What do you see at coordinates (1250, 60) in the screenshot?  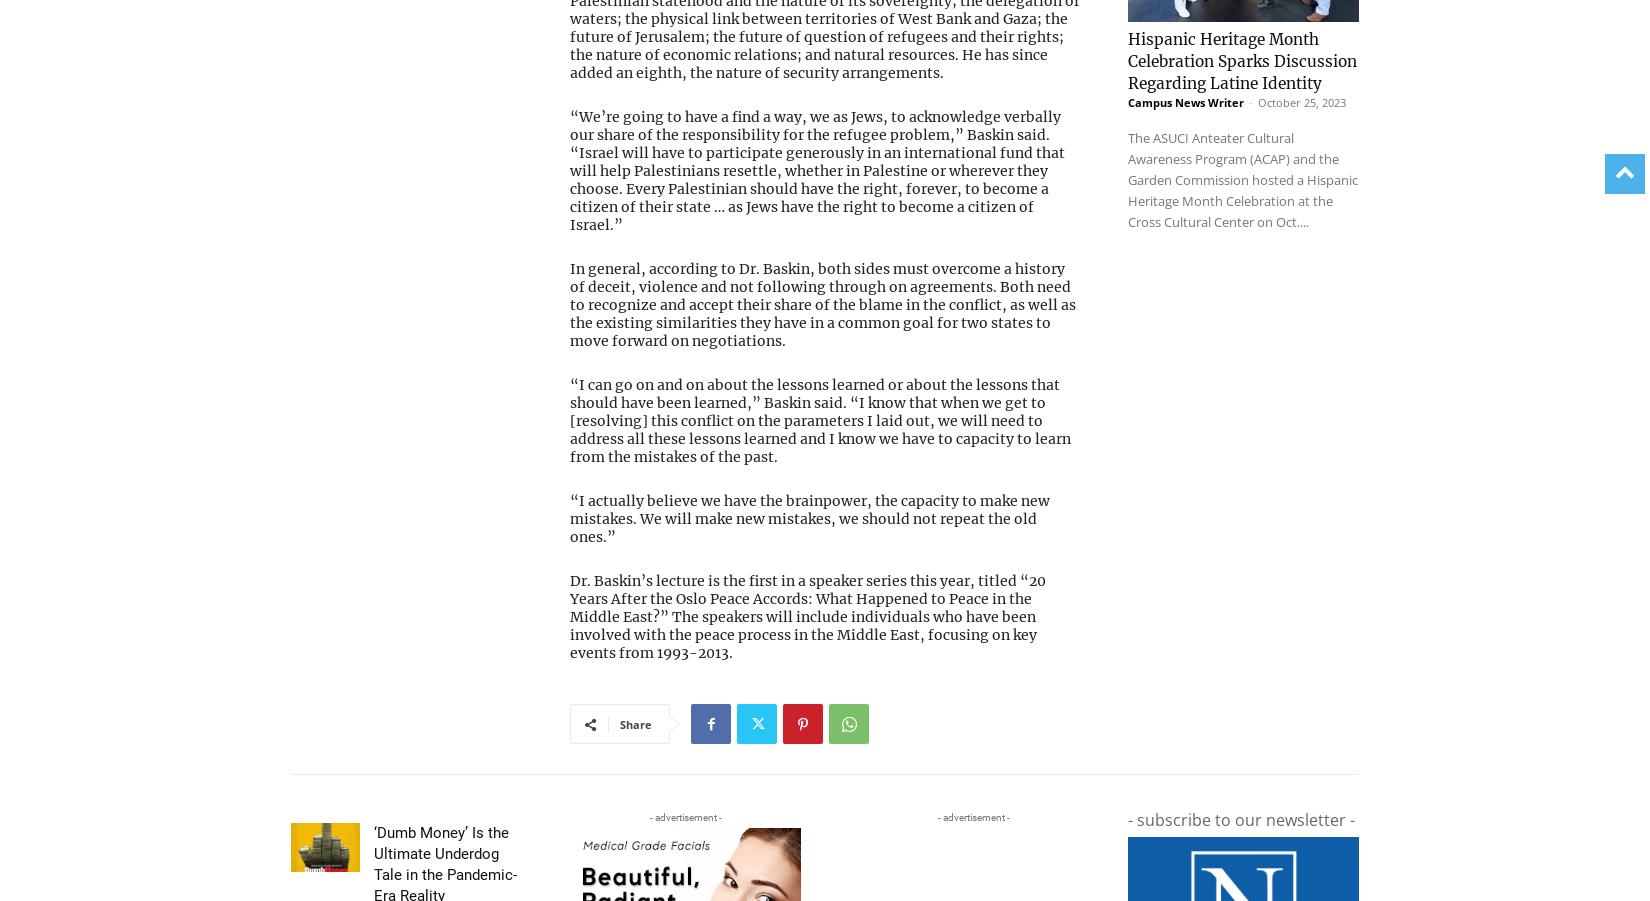 I see `'-'` at bounding box center [1250, 60].